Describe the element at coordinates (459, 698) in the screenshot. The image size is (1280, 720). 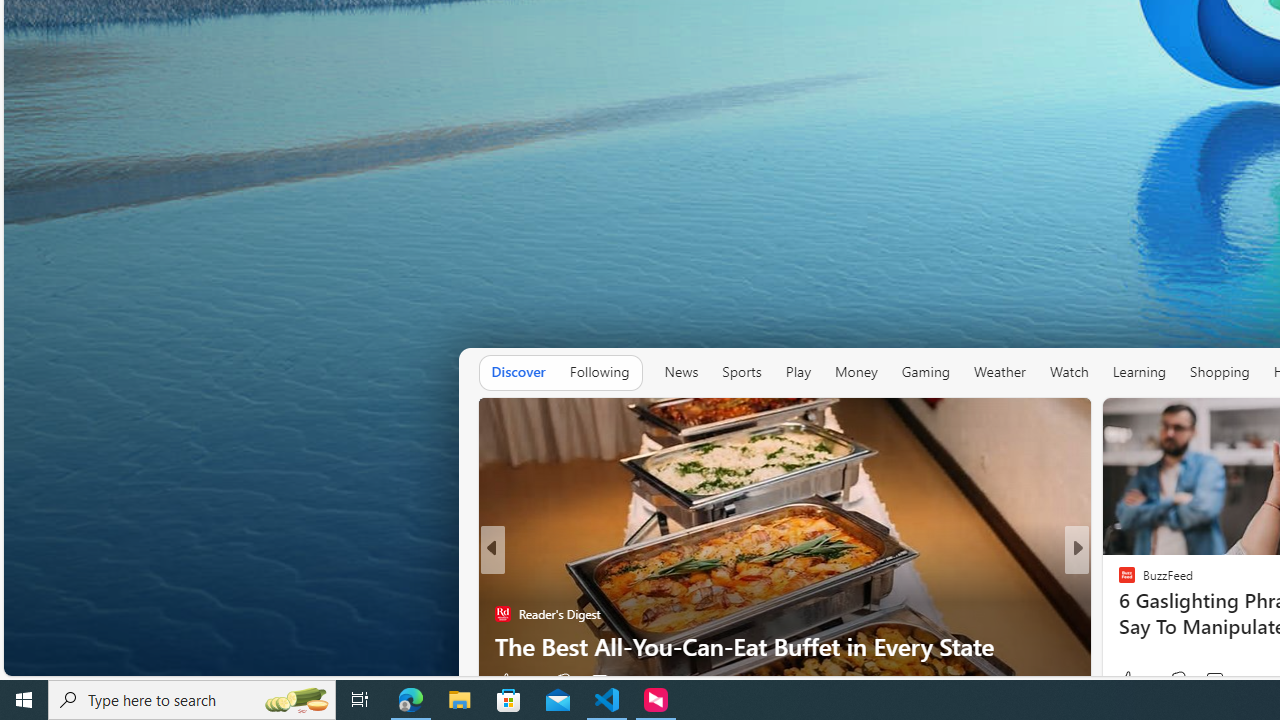
I see `'File Explorer'` at that location.